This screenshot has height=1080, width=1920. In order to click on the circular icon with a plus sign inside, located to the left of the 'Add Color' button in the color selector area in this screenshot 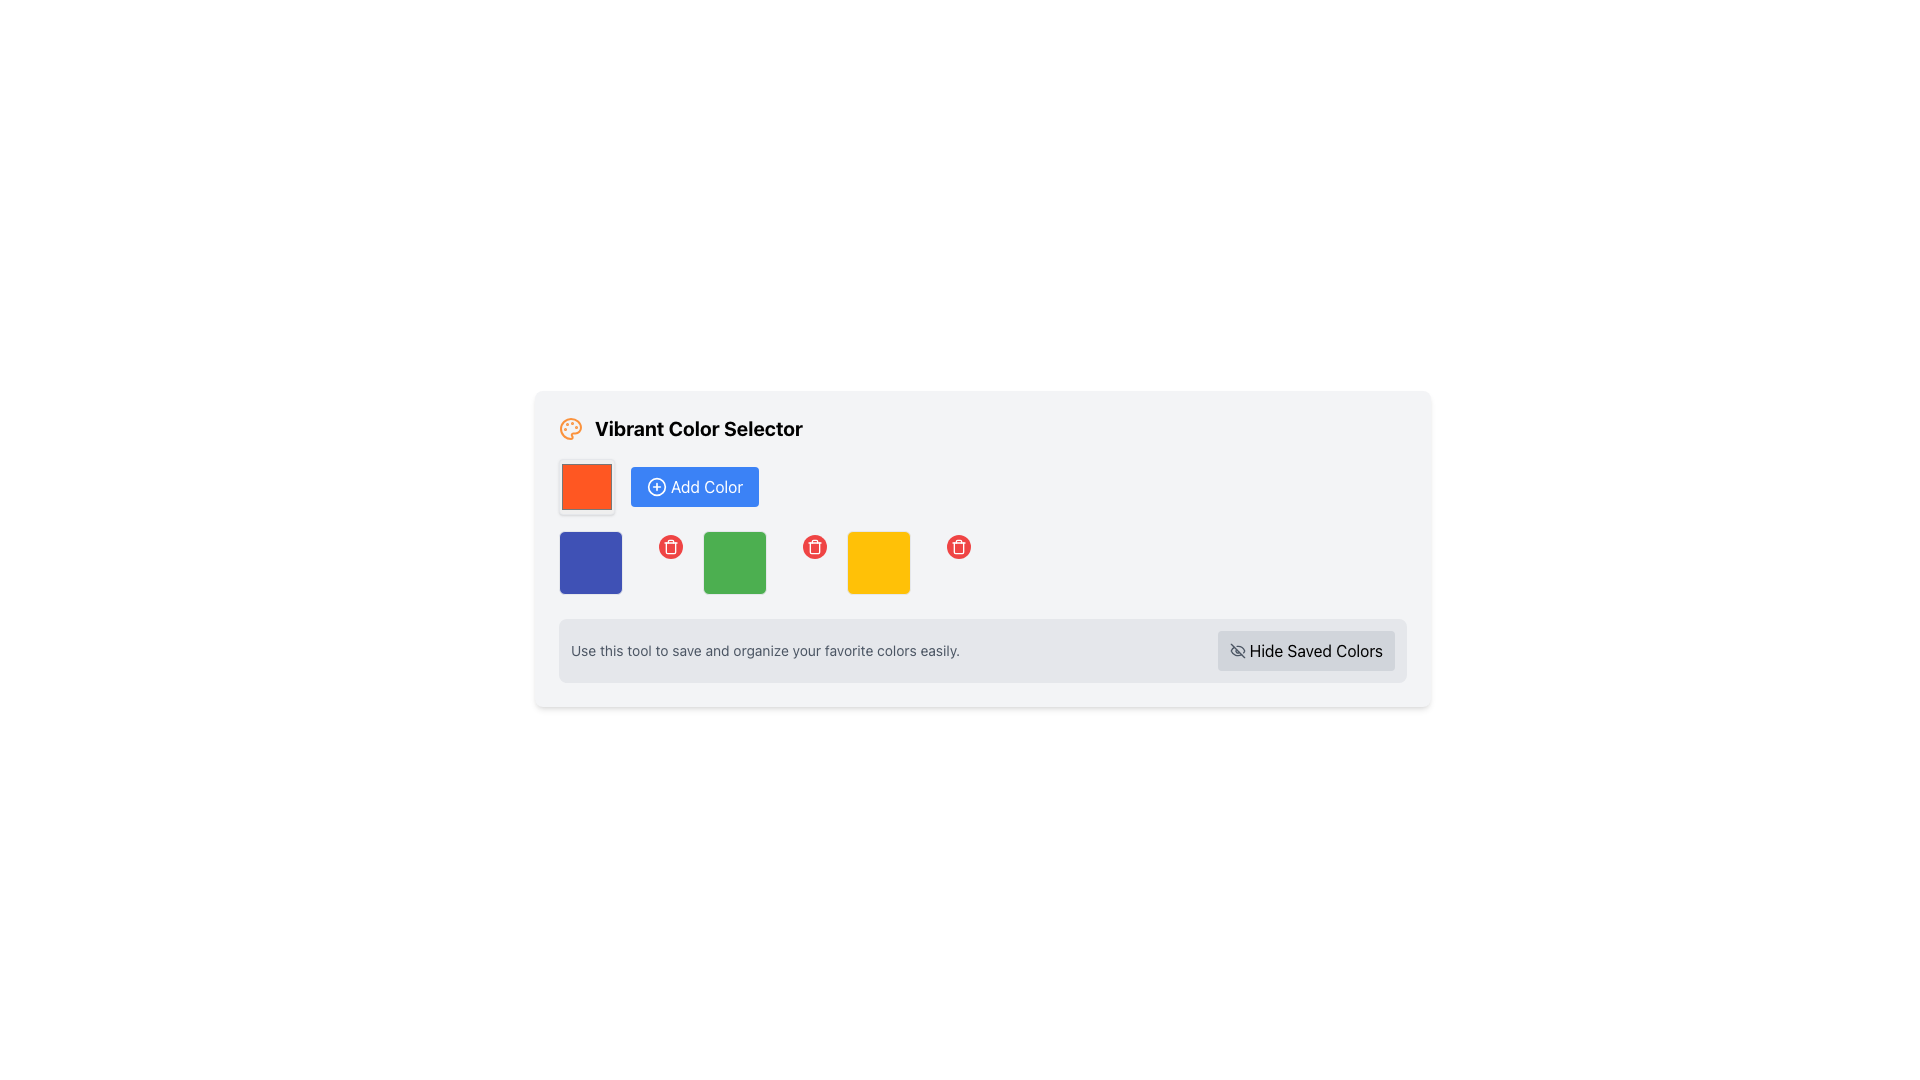, I will do `click(657, 486)`.